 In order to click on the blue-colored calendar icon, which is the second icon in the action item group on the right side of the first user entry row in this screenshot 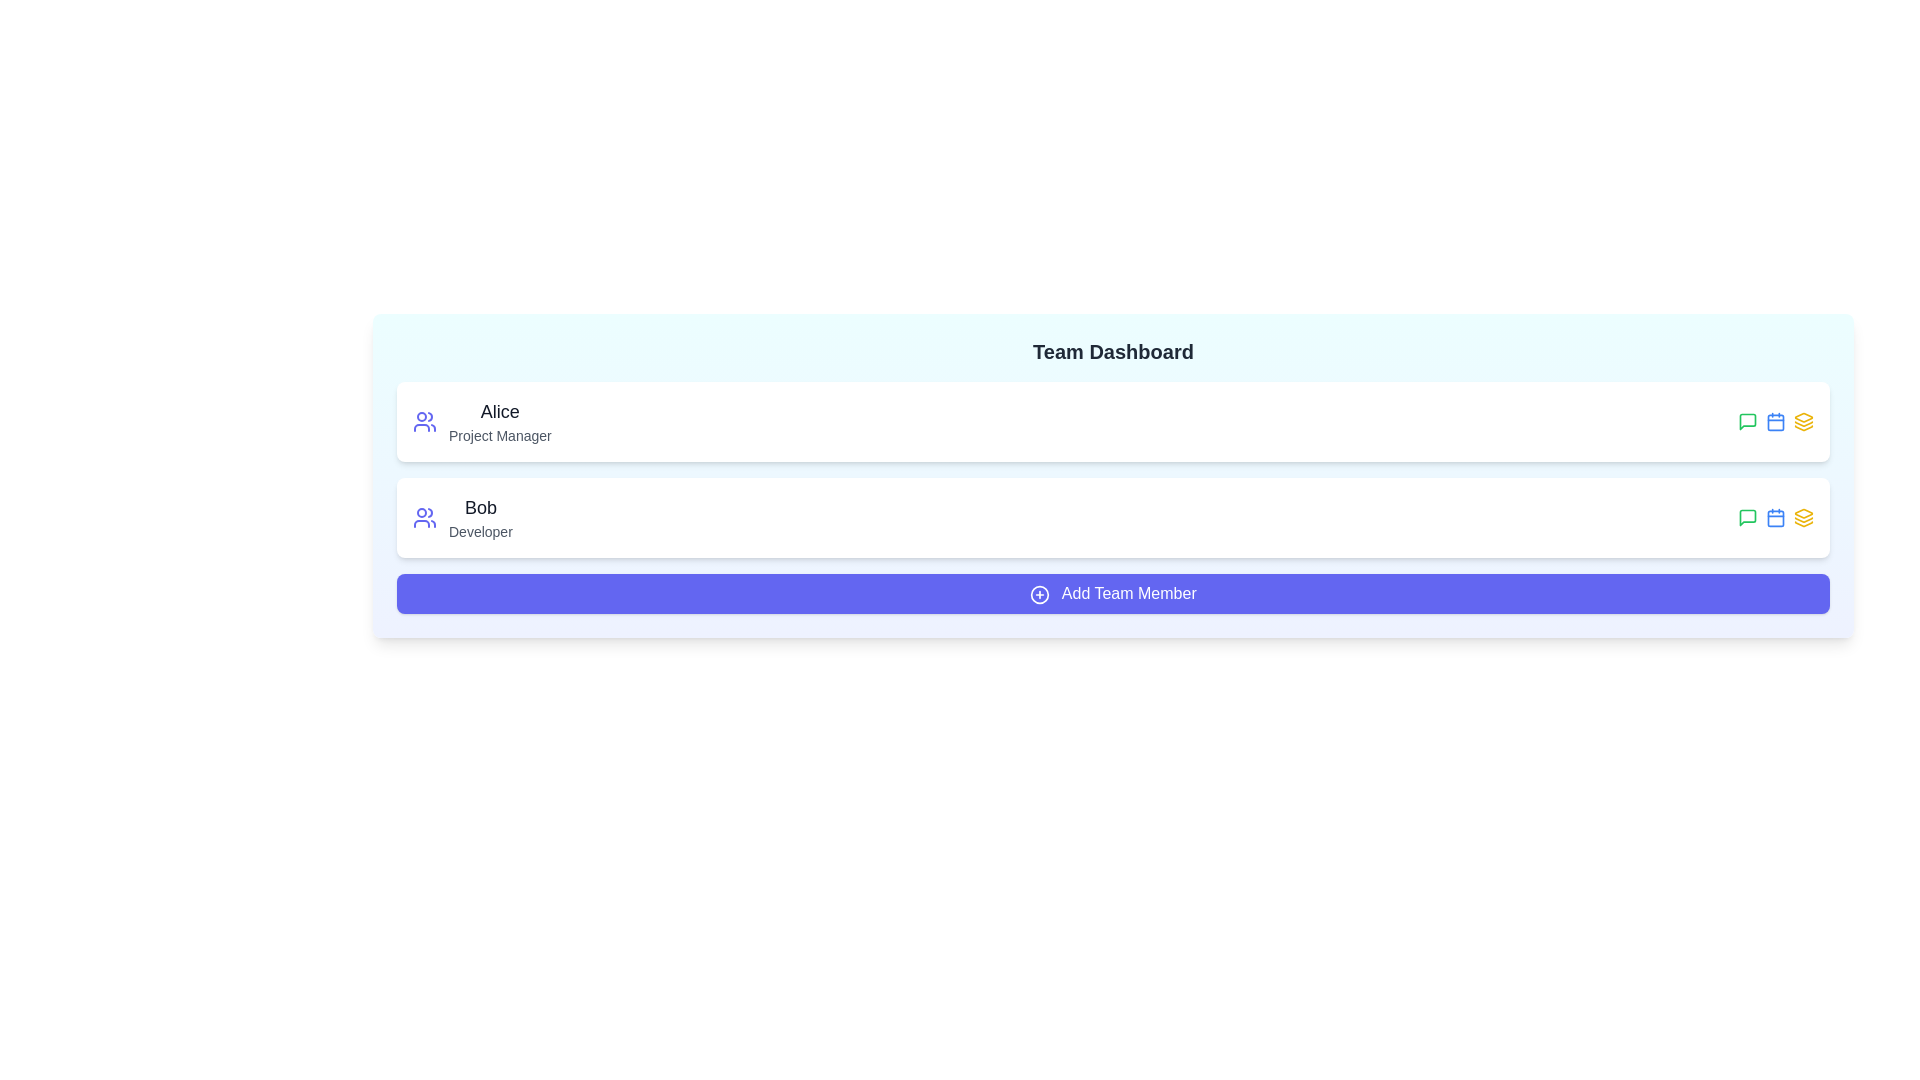, I will do `click(1776, 420)`.